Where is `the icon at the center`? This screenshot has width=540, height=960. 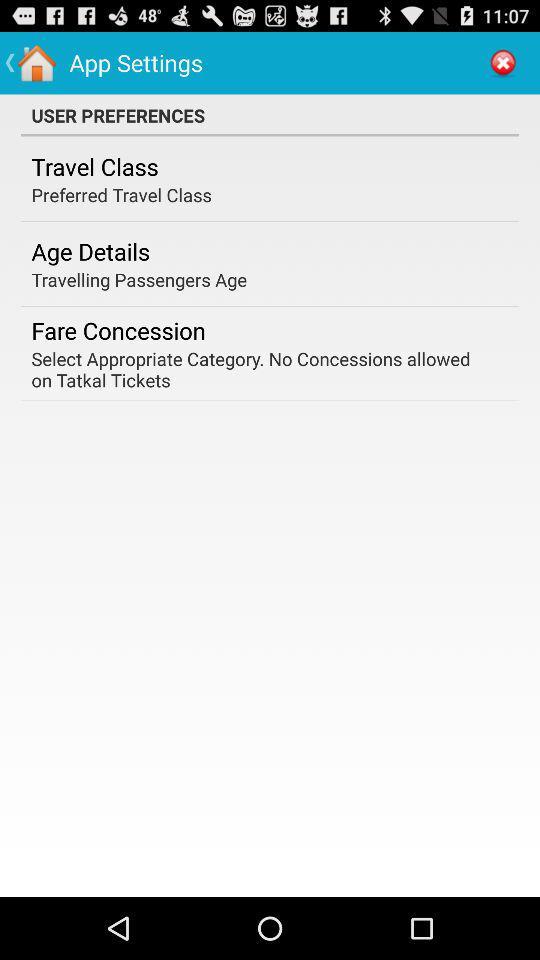 the icon at the center is located at coordinates (263, 368).